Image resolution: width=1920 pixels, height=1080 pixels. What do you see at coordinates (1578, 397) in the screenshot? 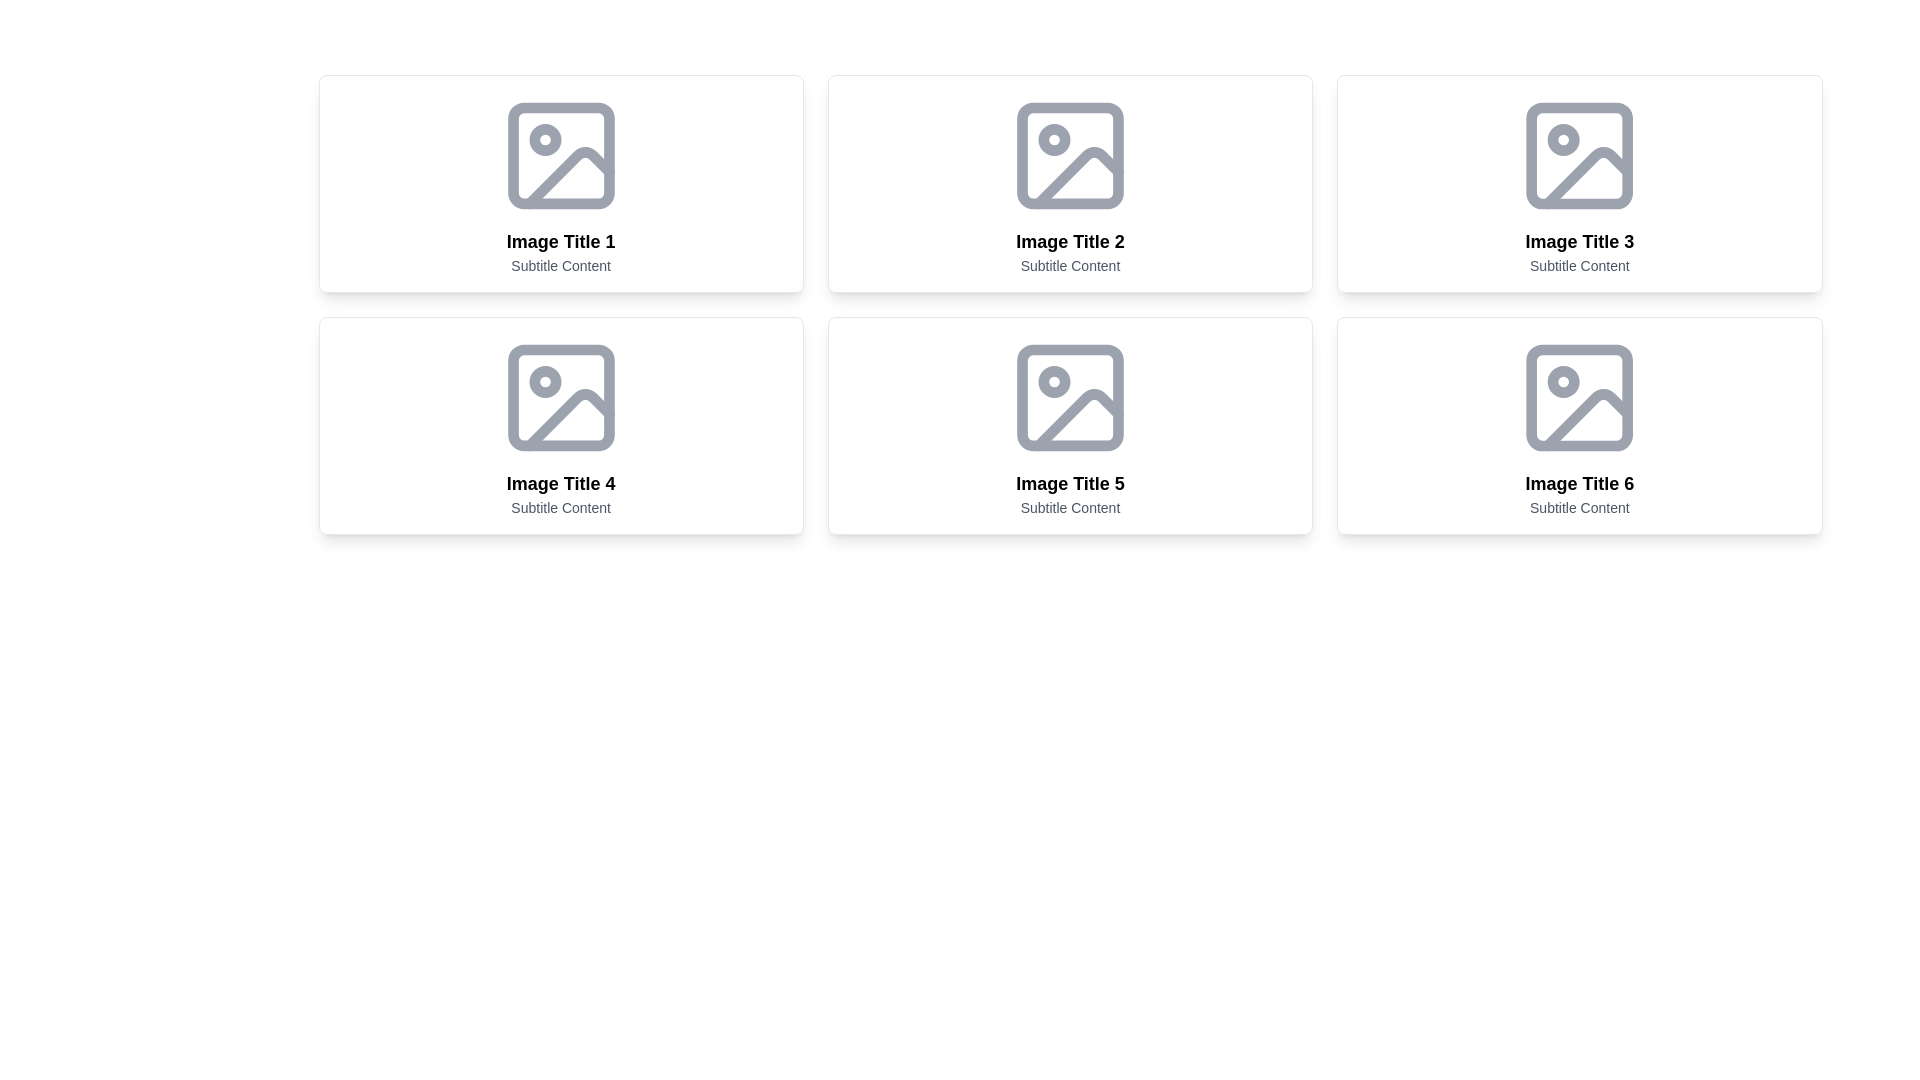
I see `the icon or graphical placeholder located in the last card of the grid layout, positioned at the top center above 'Image Title 6' and 'Subtitle Content'` at bounding box center [1578, 397].